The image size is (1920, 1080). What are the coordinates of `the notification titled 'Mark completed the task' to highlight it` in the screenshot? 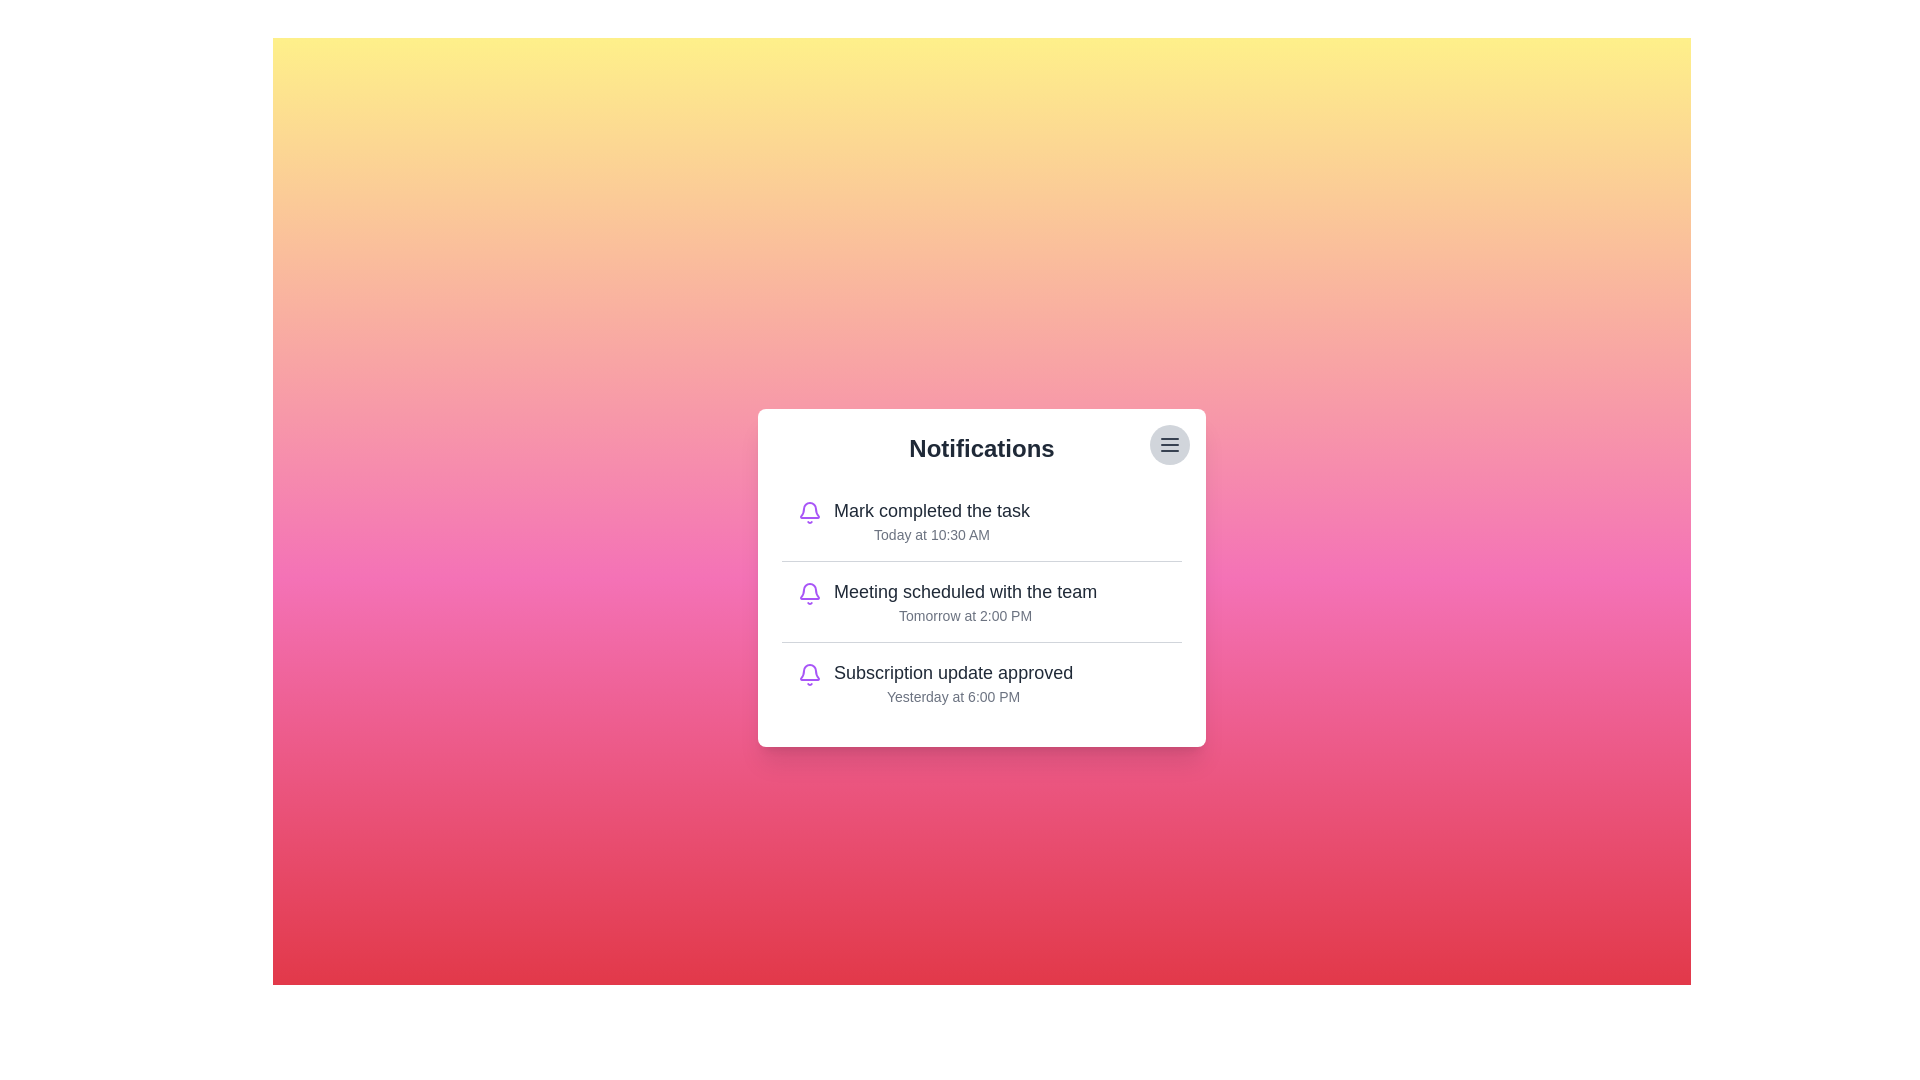 It's located at (982, 519).